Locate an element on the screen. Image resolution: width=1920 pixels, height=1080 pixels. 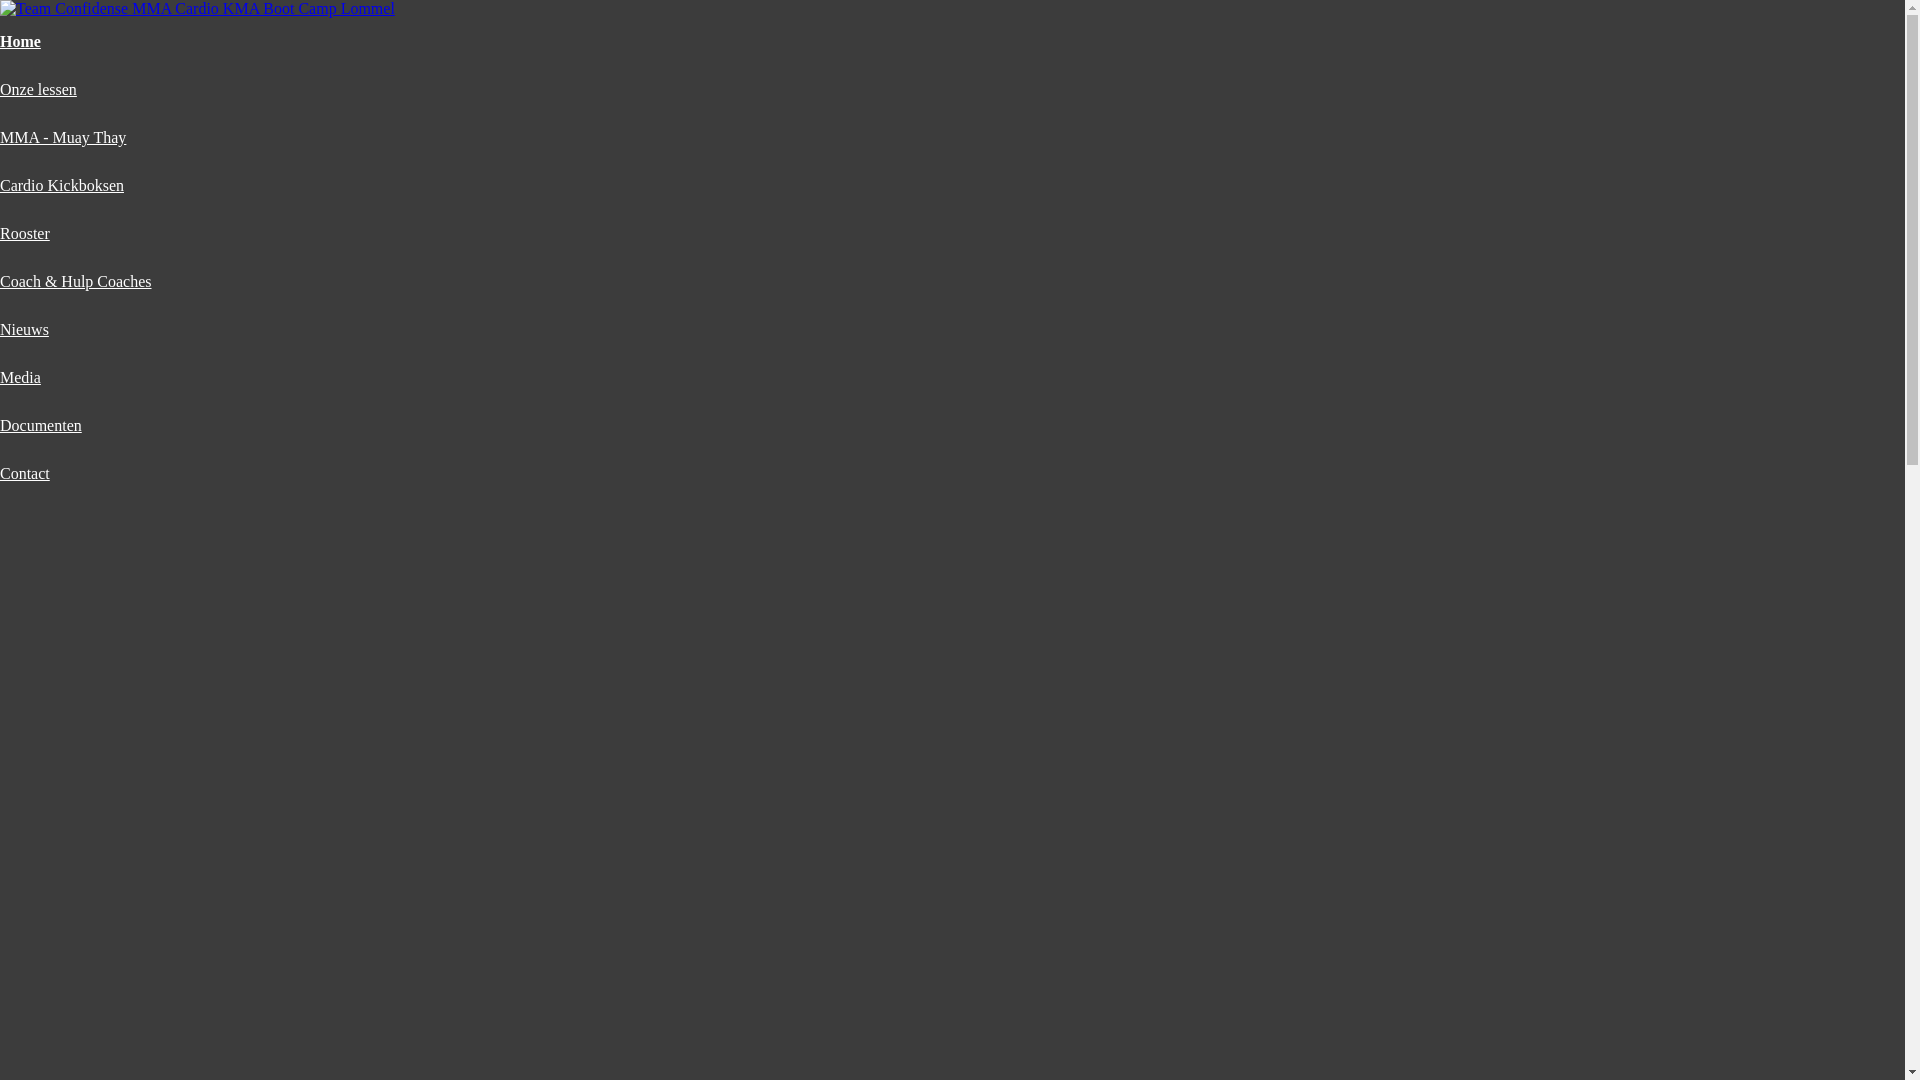
'Coach & Hulp Coaches' is located at coordinates (76, 281).